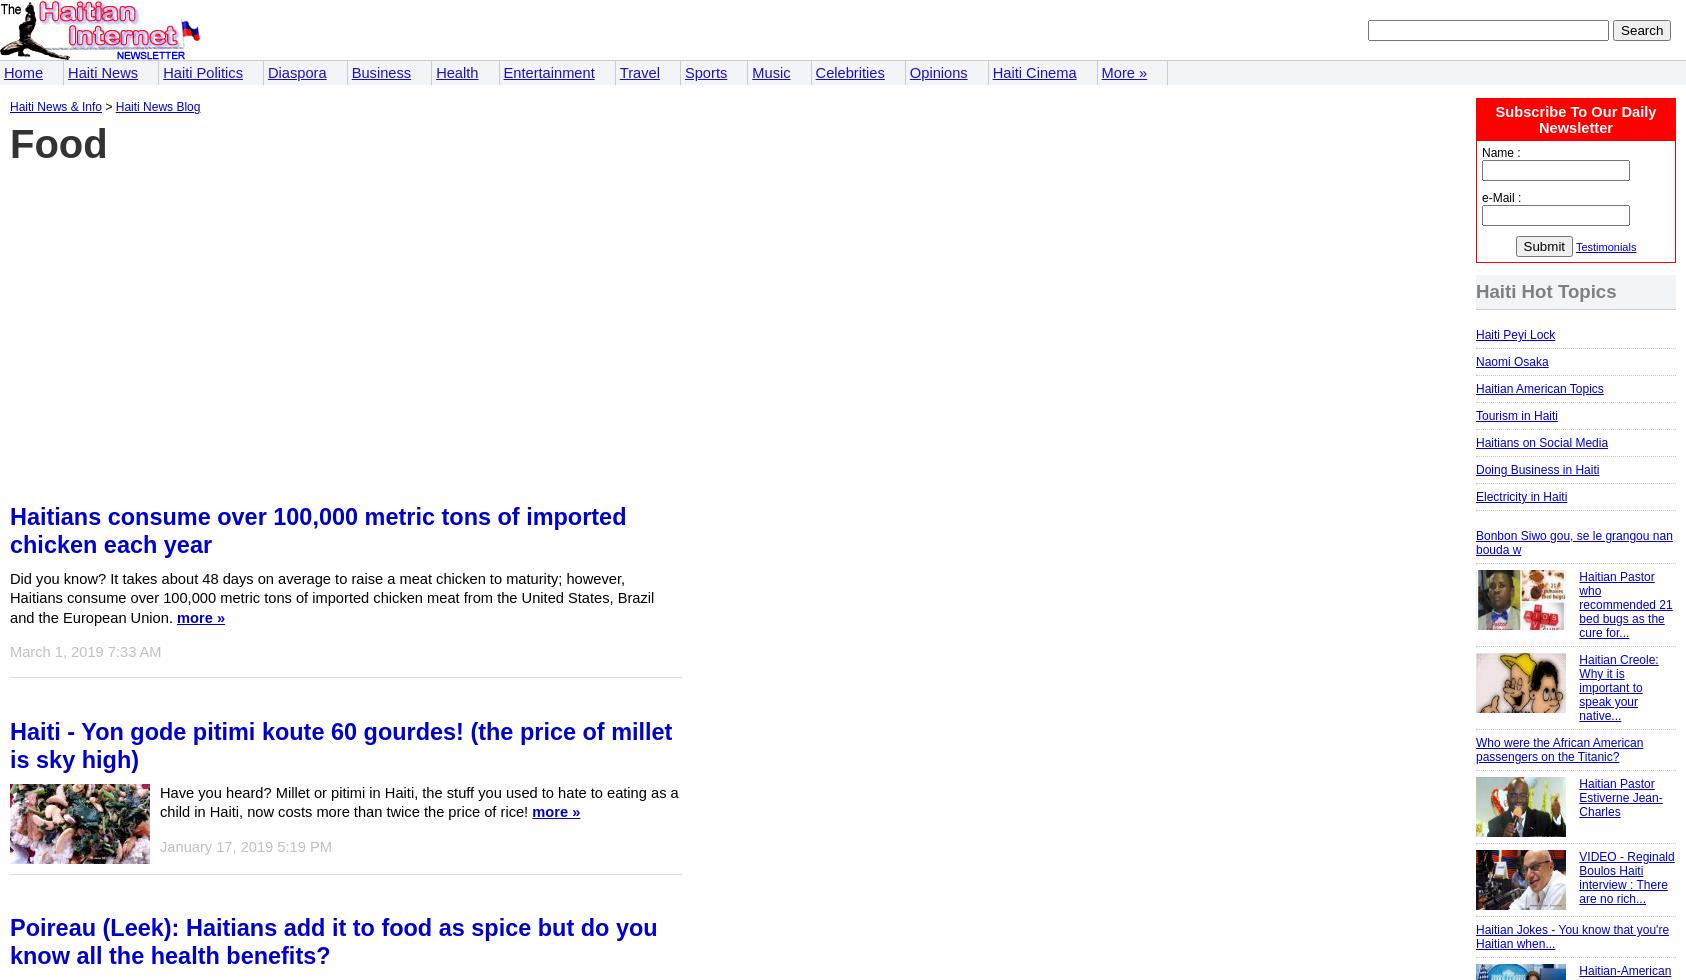 The width and height of the screenshot is (1686, 980). What do you see at coordinates (1474, 495) in the screenshot?
I see `'Electricity in Haiti'` at bounding box center [1474, 495].